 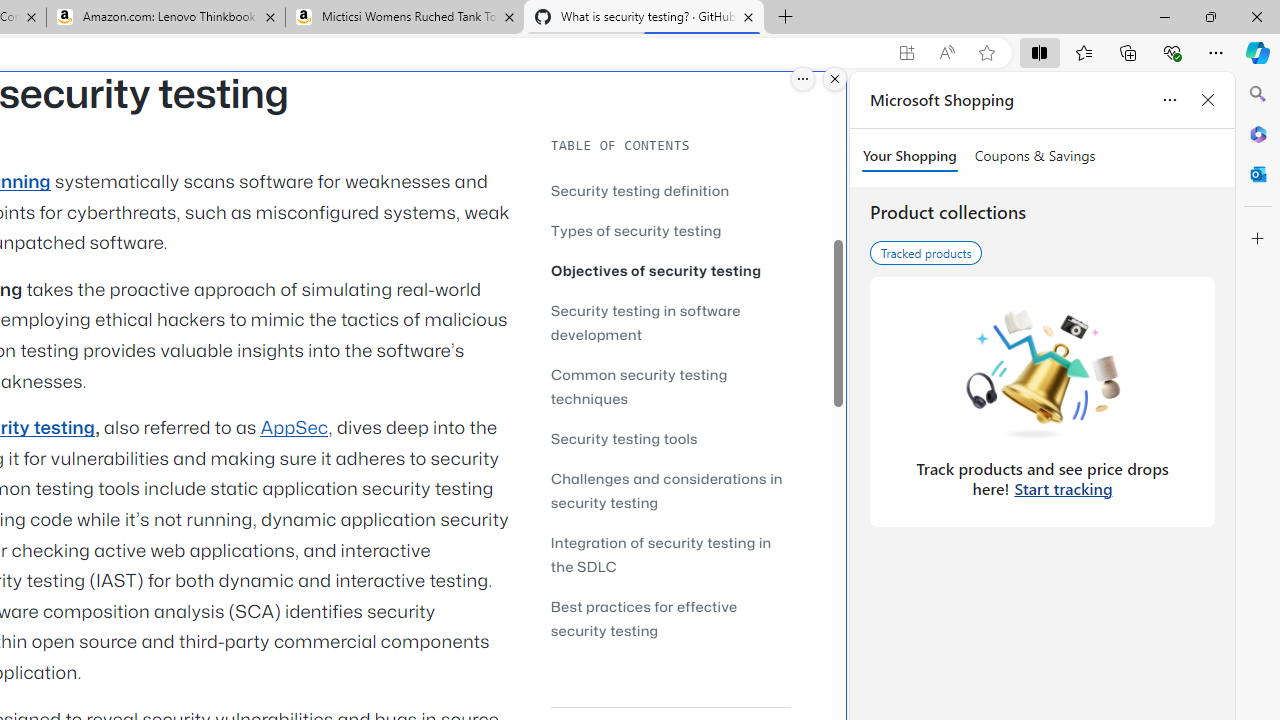 What do you see at coordinates (1257, 173) in the screenshot?
I see `'Outlook'` at bounding box center [1257, 173].